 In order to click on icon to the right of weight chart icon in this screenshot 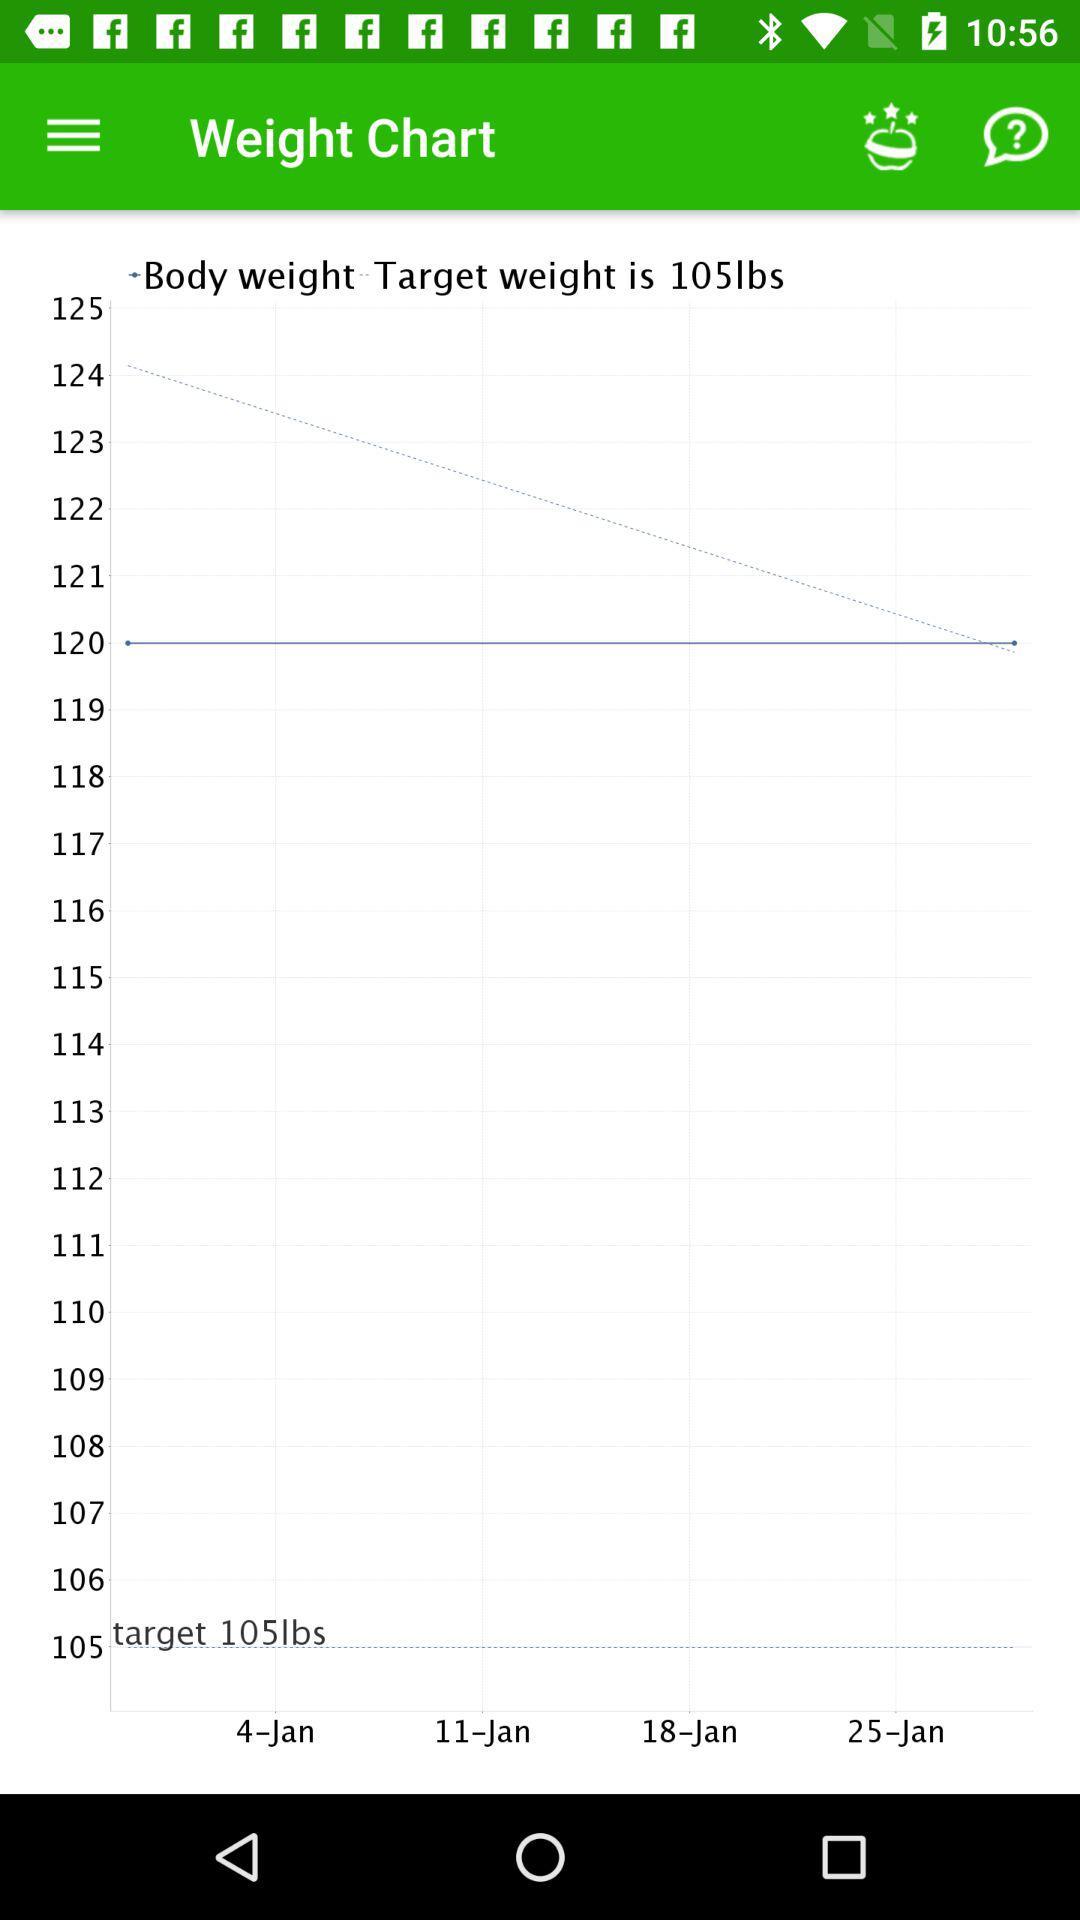, I will do `click(890, 135)`.